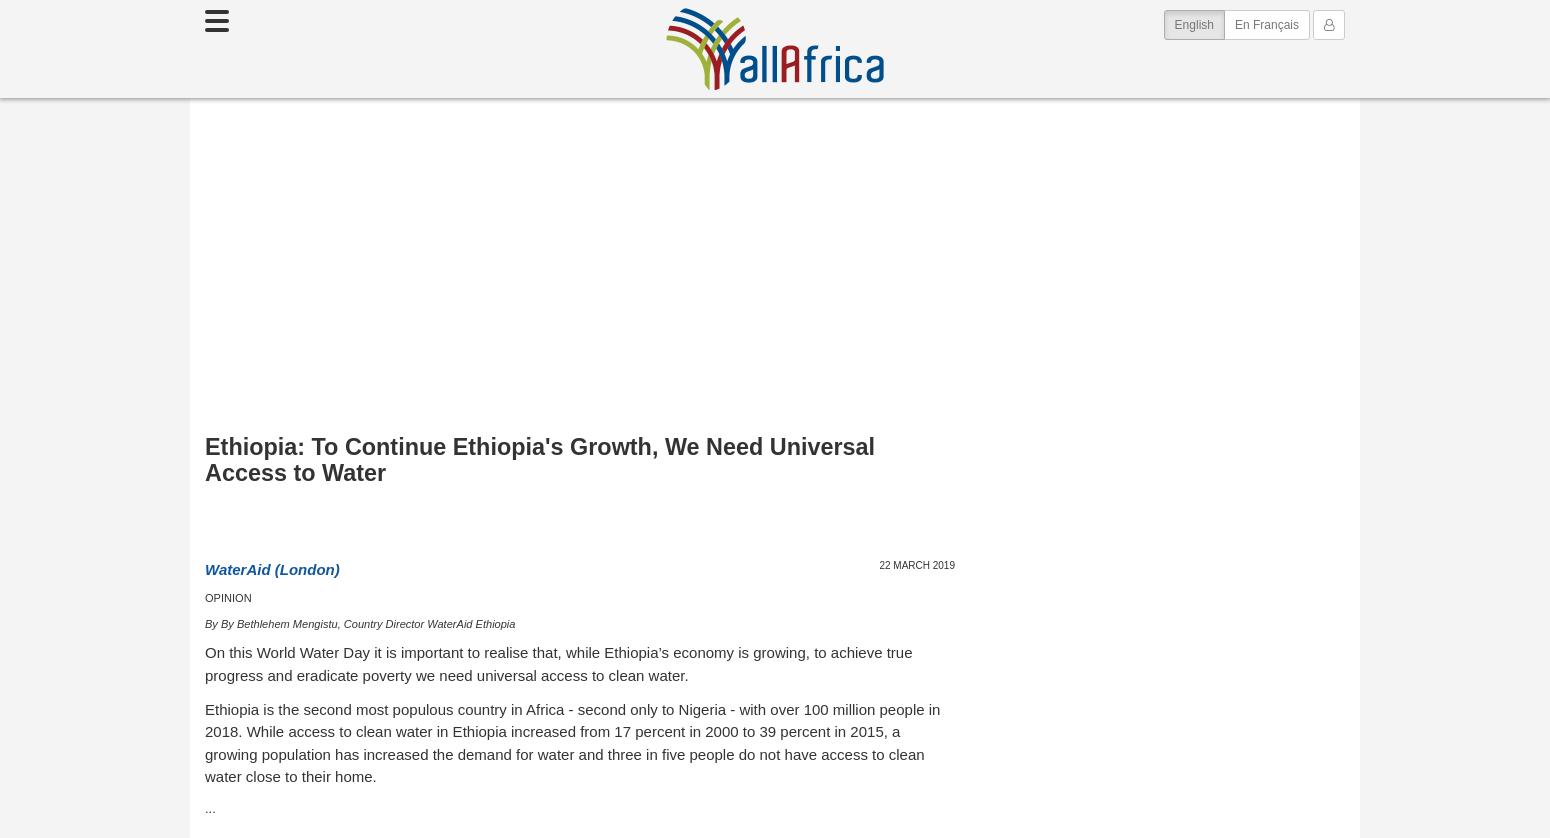 Image resolution: width=1550 pixels, height=838 pixels. What do you see at coordinates (1193, 24) in the screenshot?
I see `'English'` at bounding box center [1193, 24].